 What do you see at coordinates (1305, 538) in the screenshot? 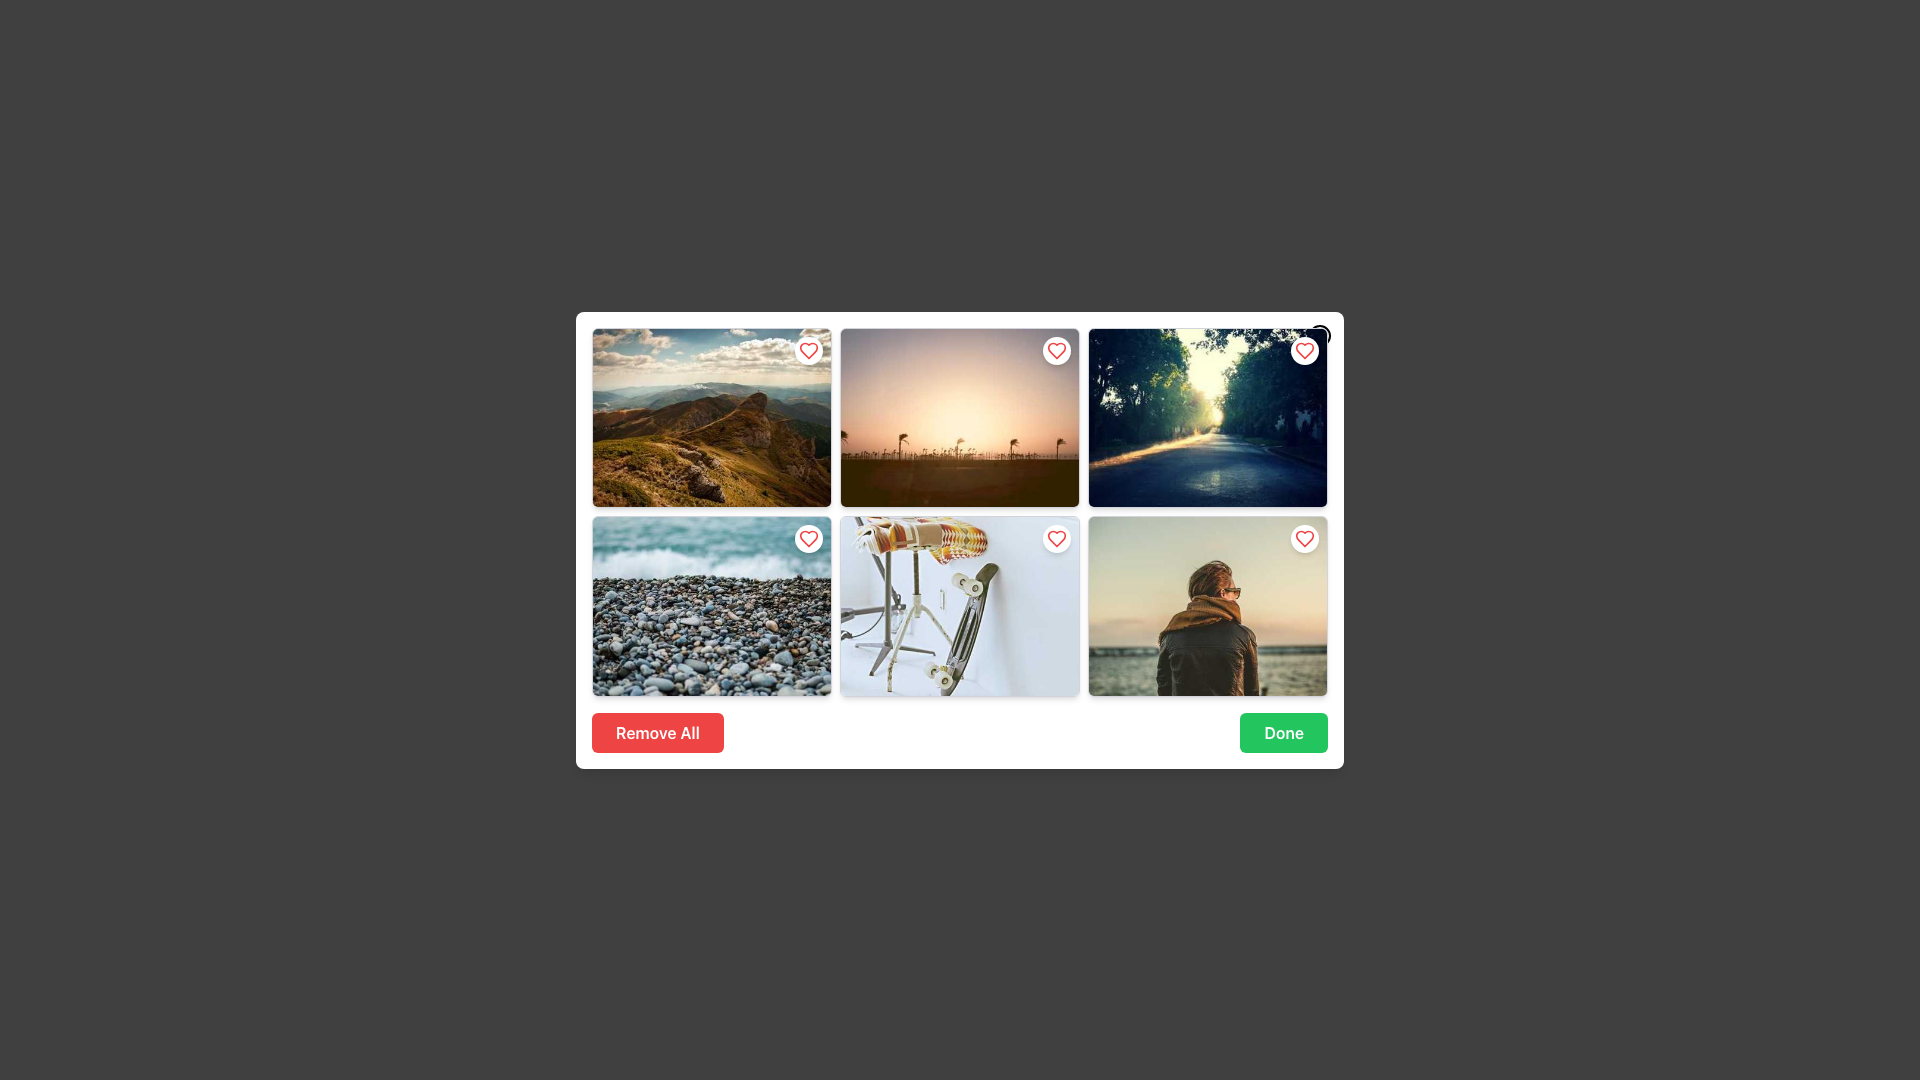
I see `the heart icon located at the top right corner of the third image in the top row of the grid layout, which serves as a state indicator for liking or favoriting the associated image` at bounding box center [1305, 538].